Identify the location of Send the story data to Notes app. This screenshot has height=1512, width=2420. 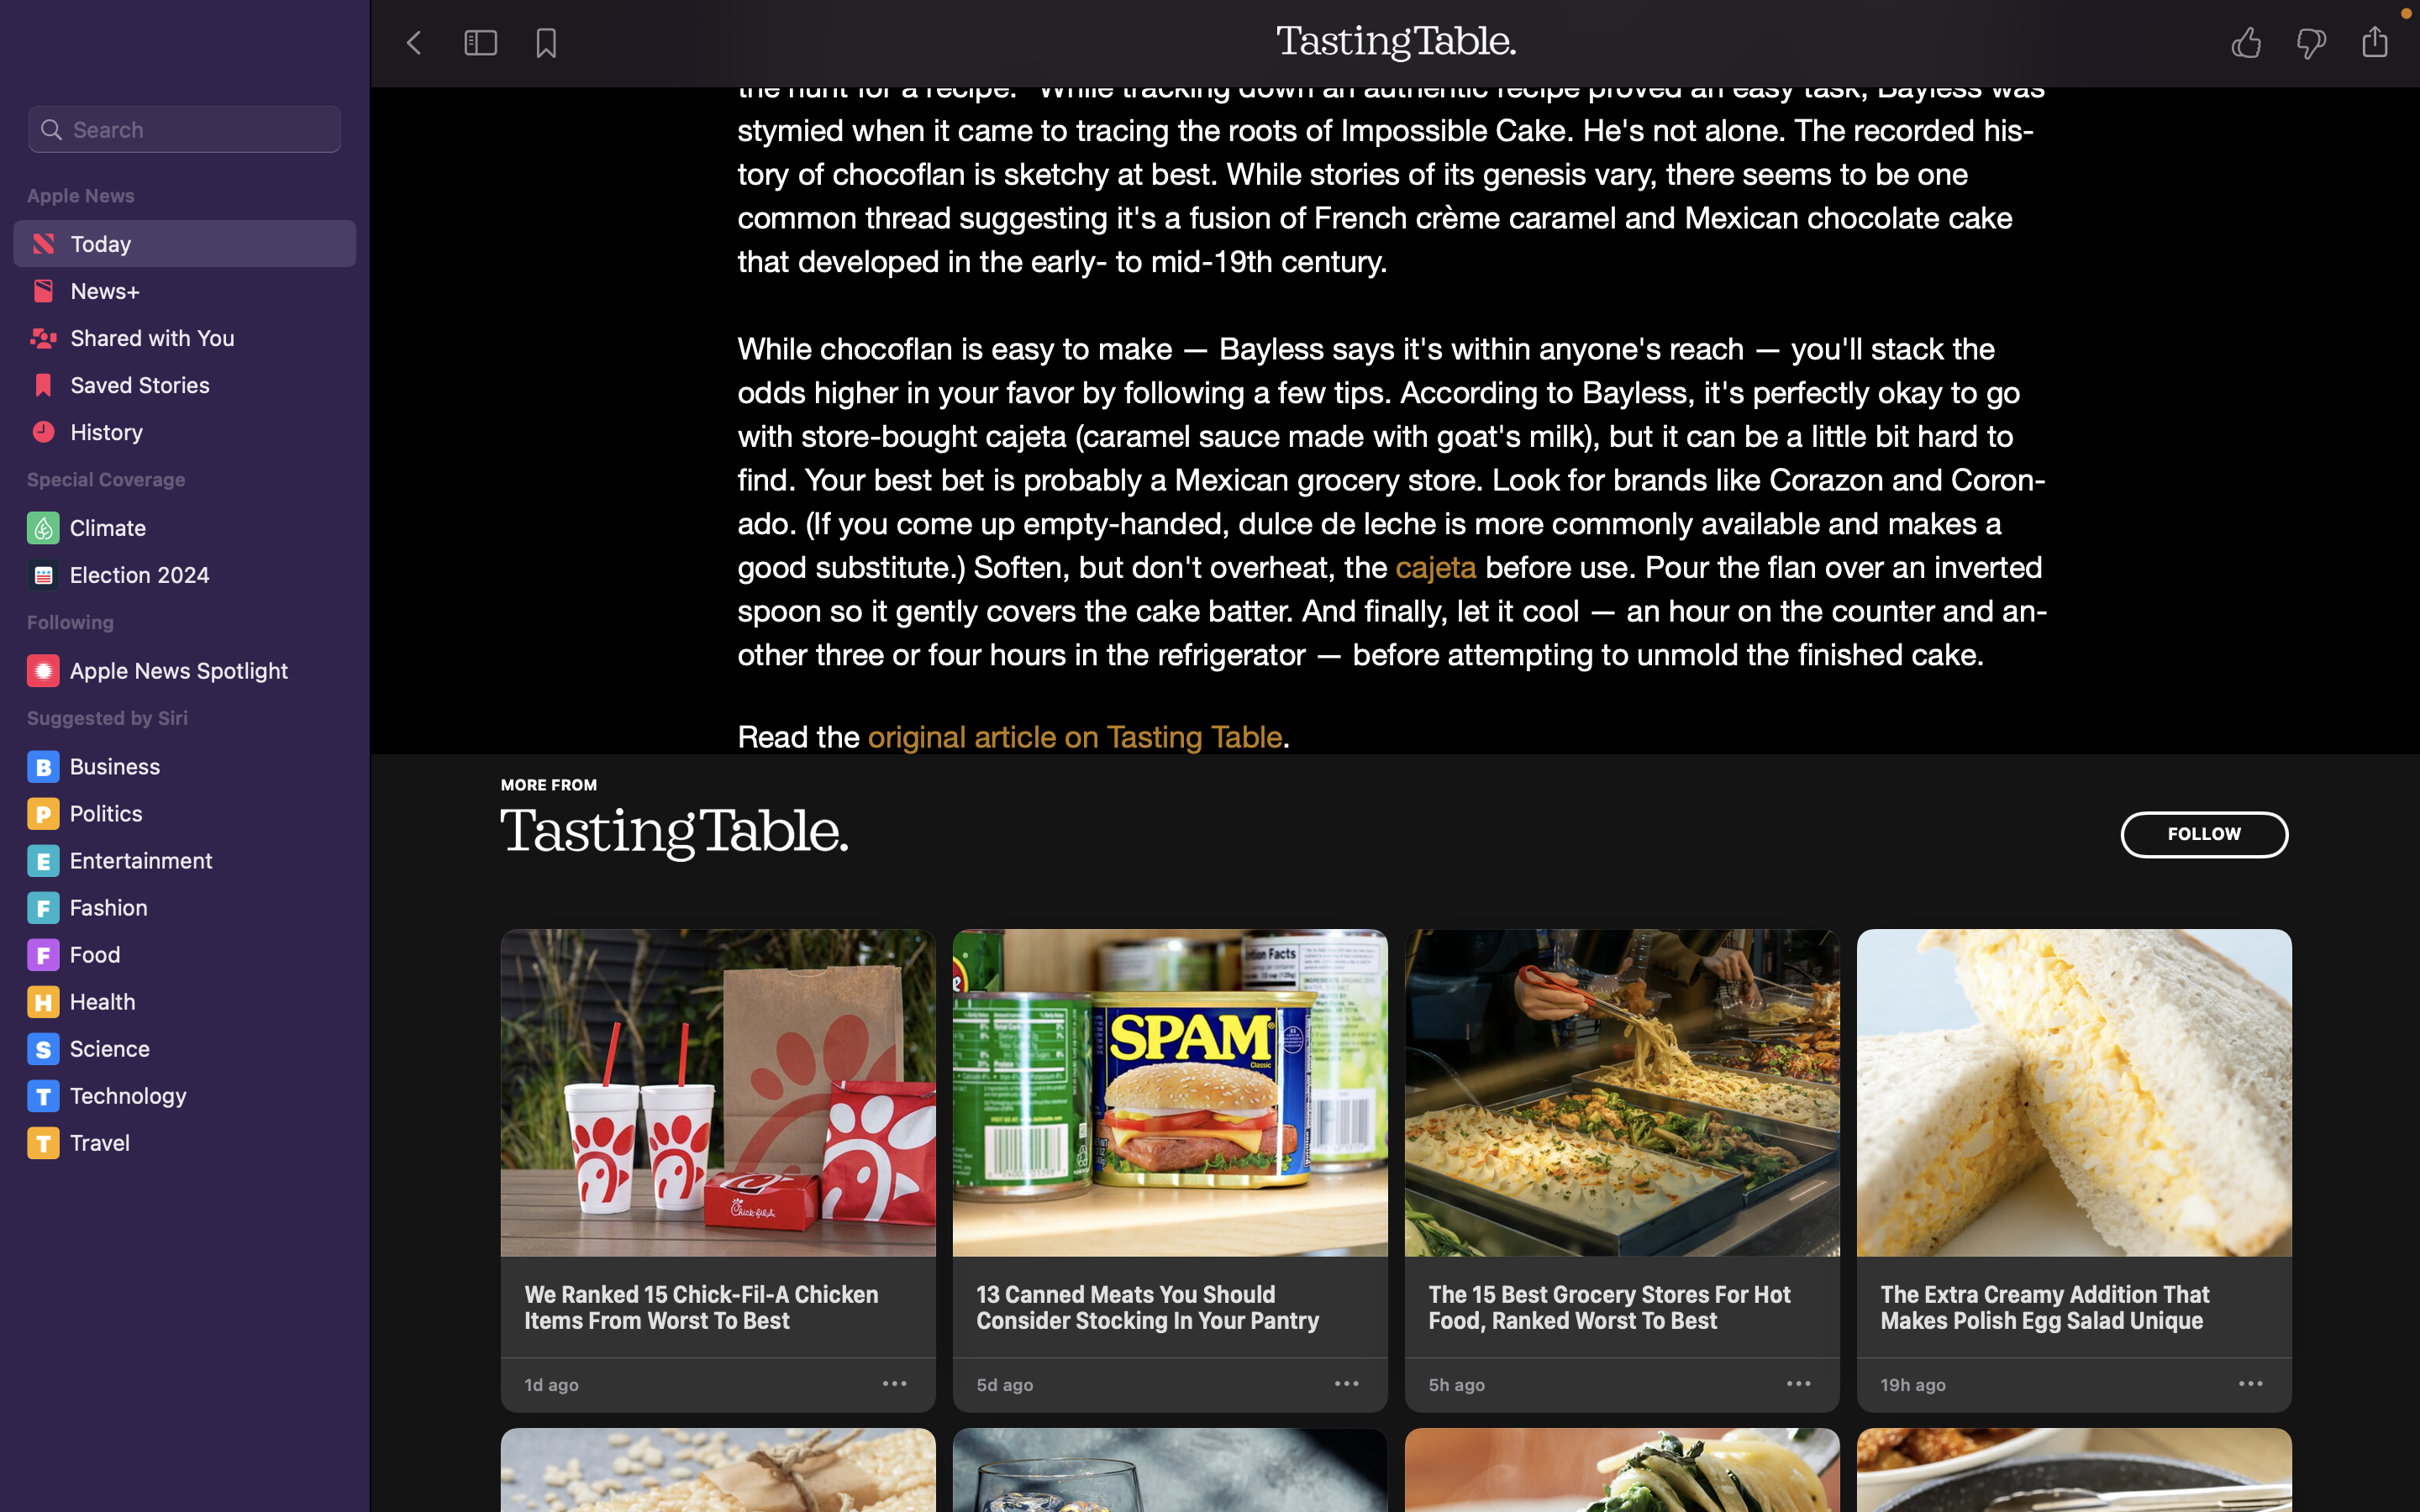
(2381, 41).